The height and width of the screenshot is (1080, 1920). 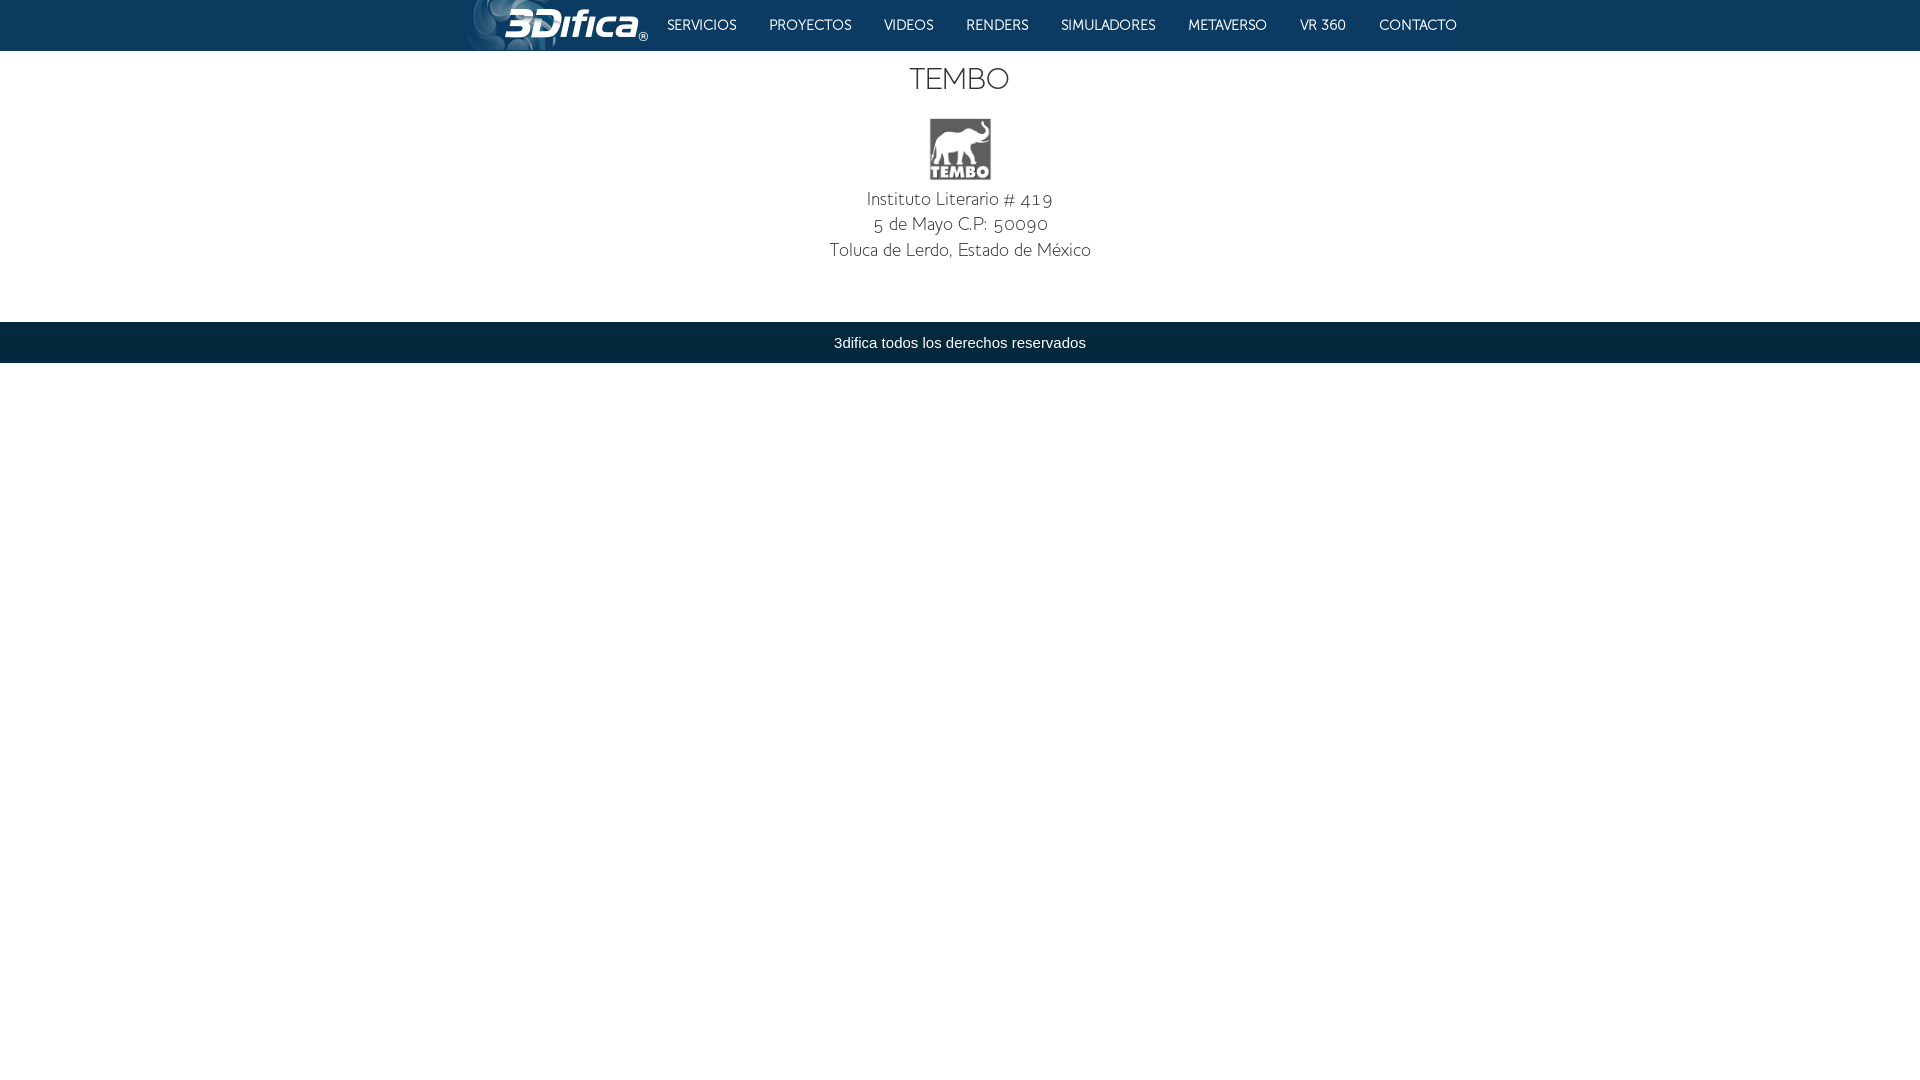 I want to click on 'RENDERS', so click(x=997, y=26).